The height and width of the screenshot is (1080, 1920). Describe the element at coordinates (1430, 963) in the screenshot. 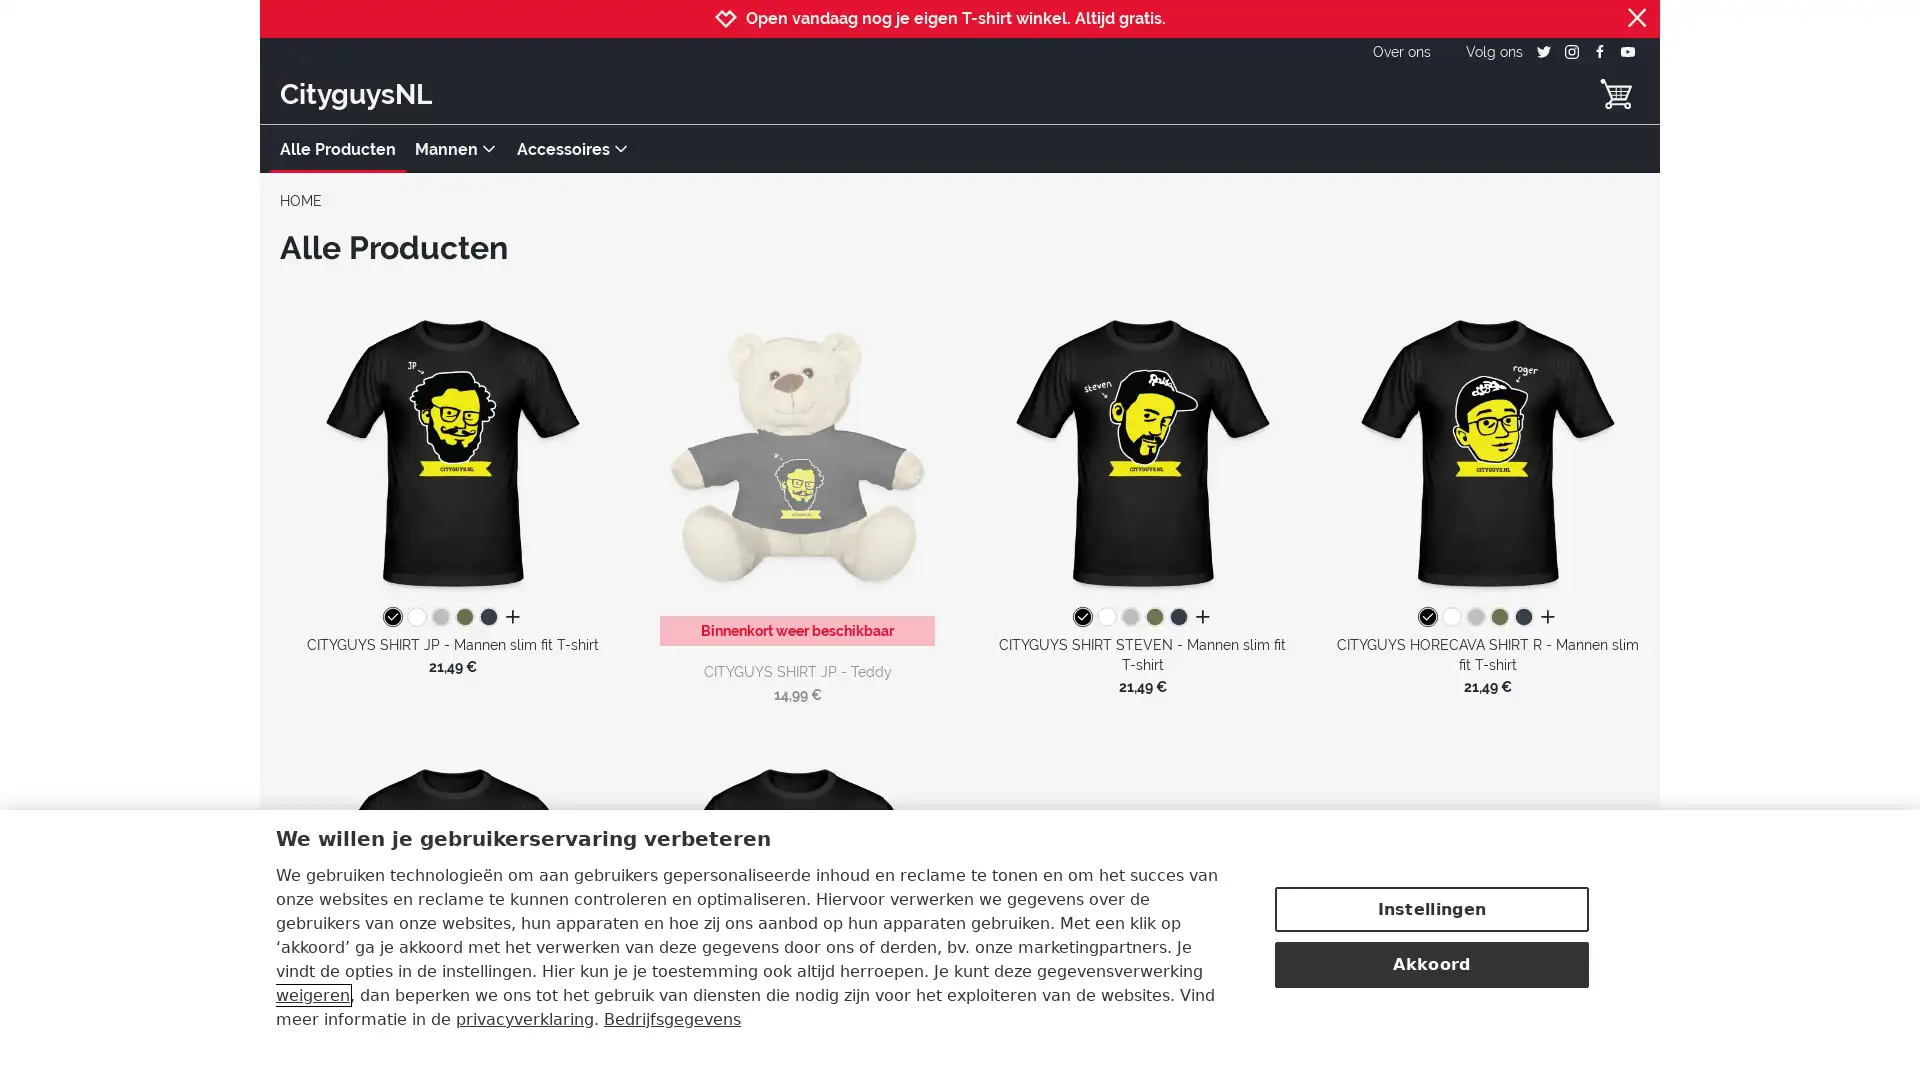

I see `Akkoord` at that location.